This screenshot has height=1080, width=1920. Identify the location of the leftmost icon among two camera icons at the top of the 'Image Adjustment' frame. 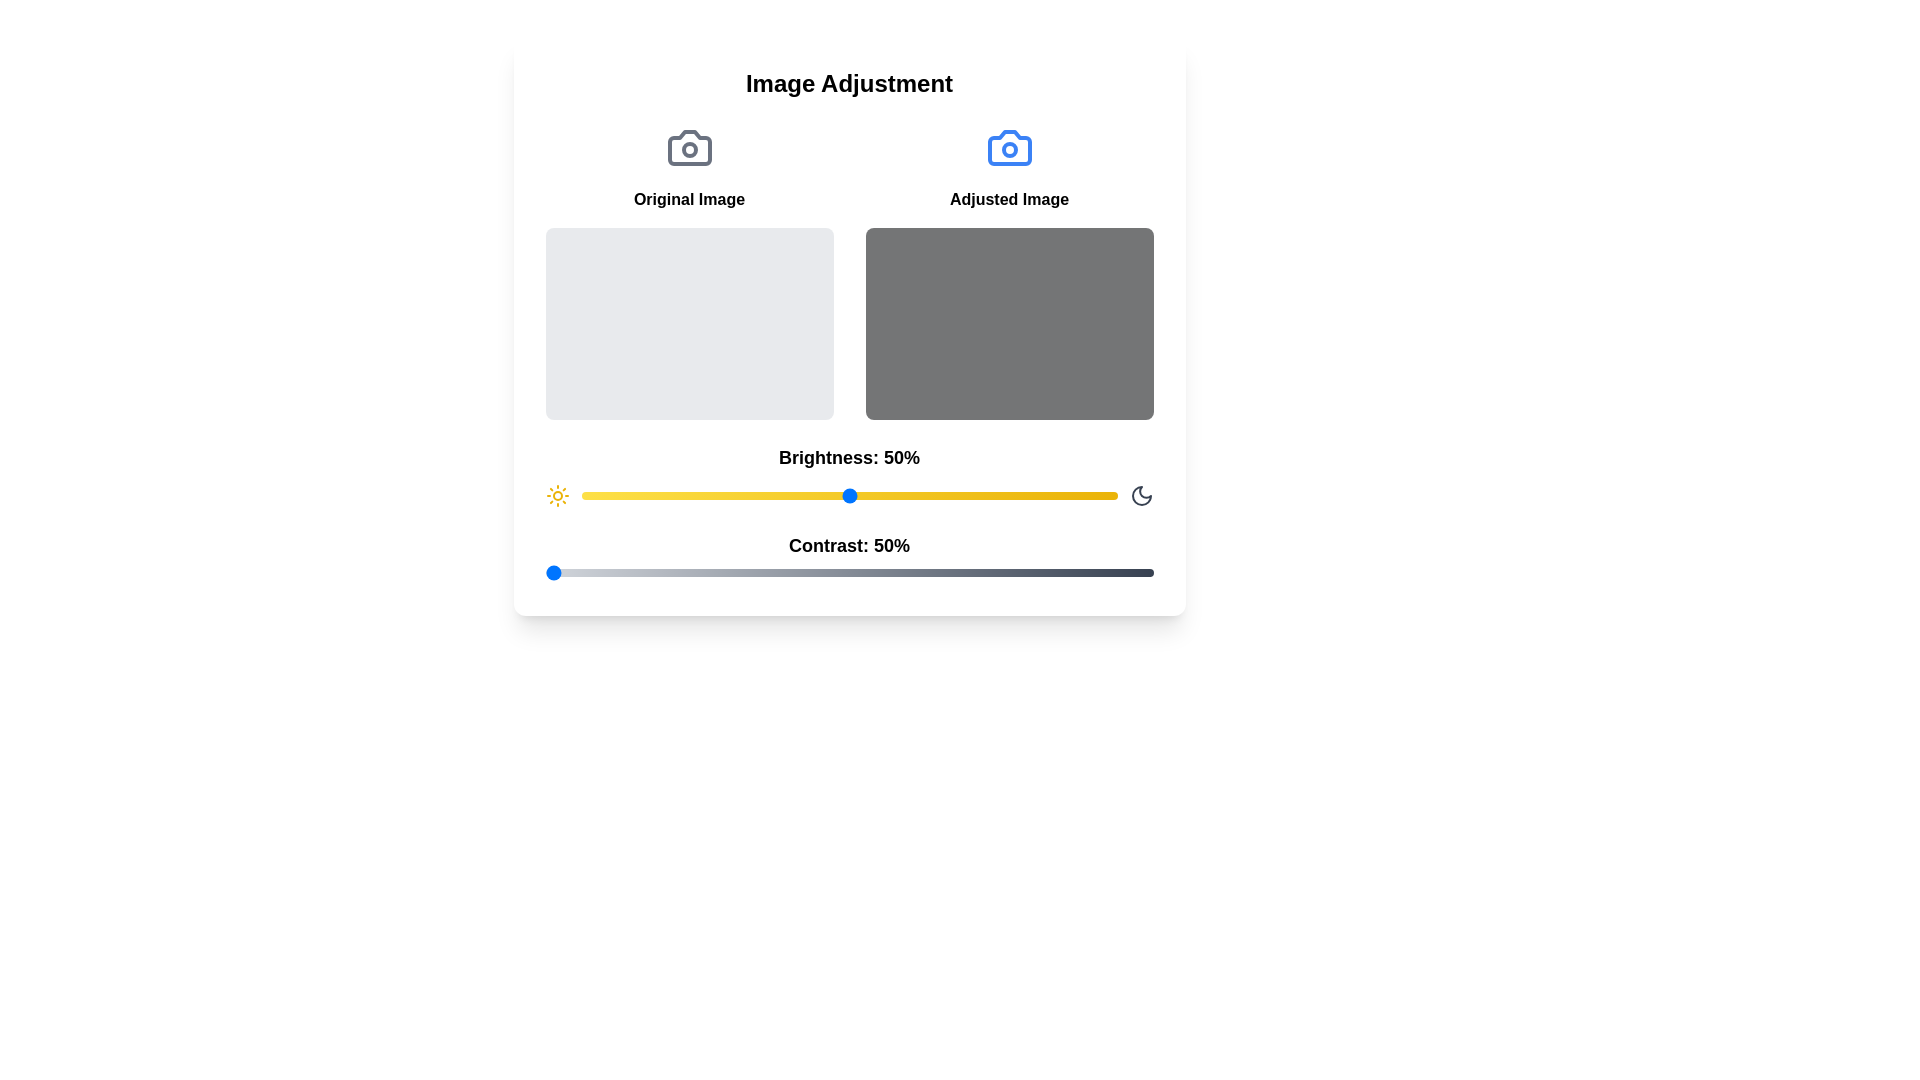
(689, 146).